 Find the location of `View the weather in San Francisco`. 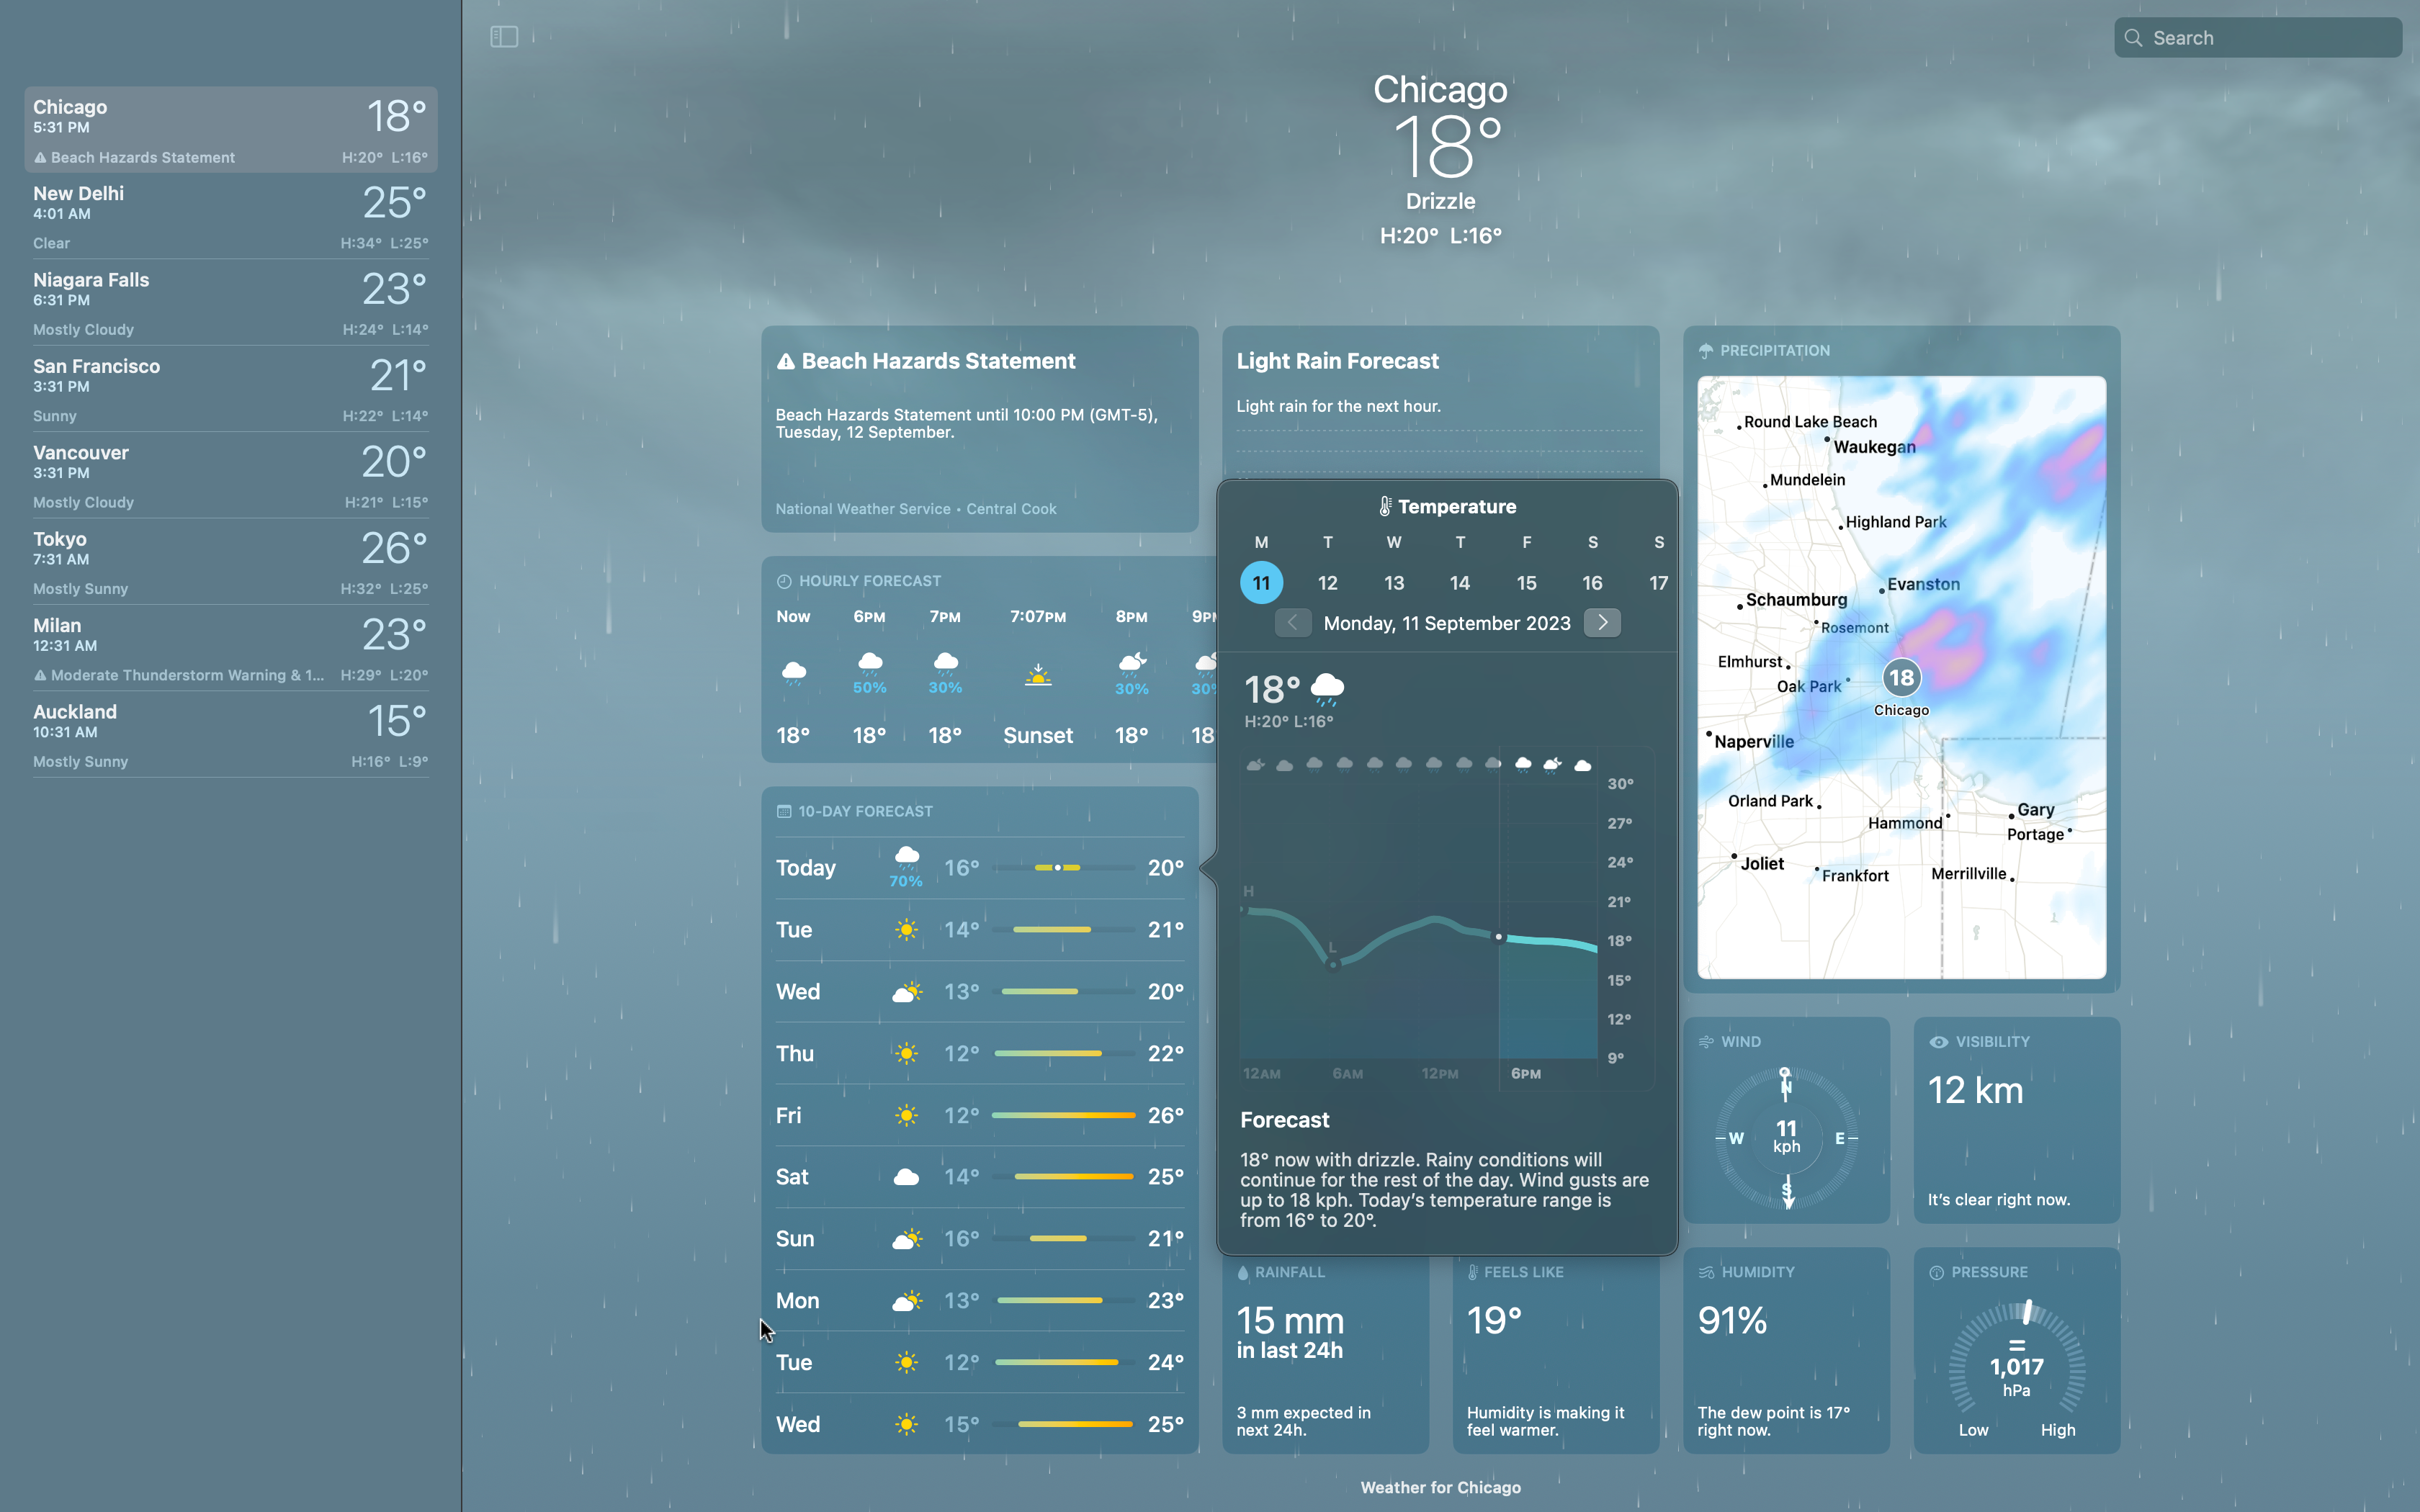

View the weather in San Francisco is located at coordinates (226, 382).